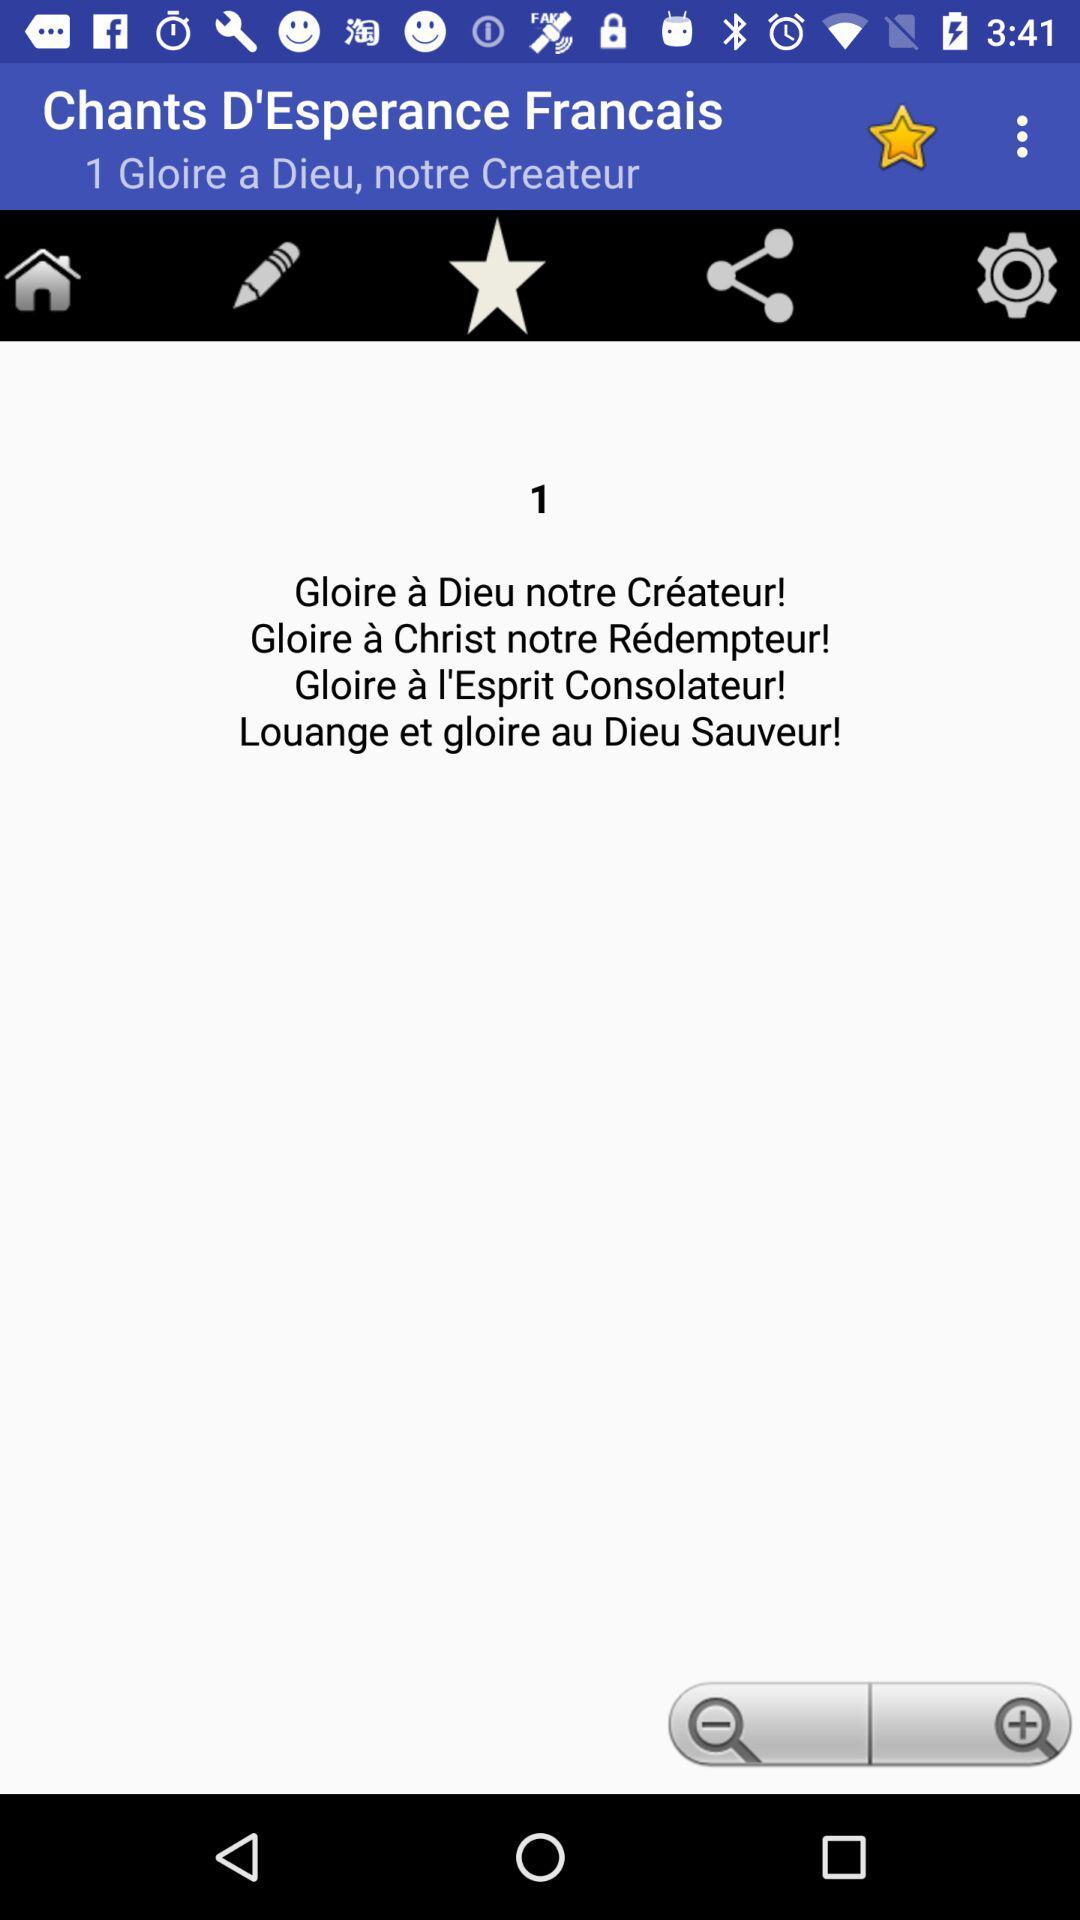 Image resolution: width=1080 pixels, height=1920 pixels. Describe the element at coordinates (764, 1729) in the screenshot. I see `press to zoom out` at that location.